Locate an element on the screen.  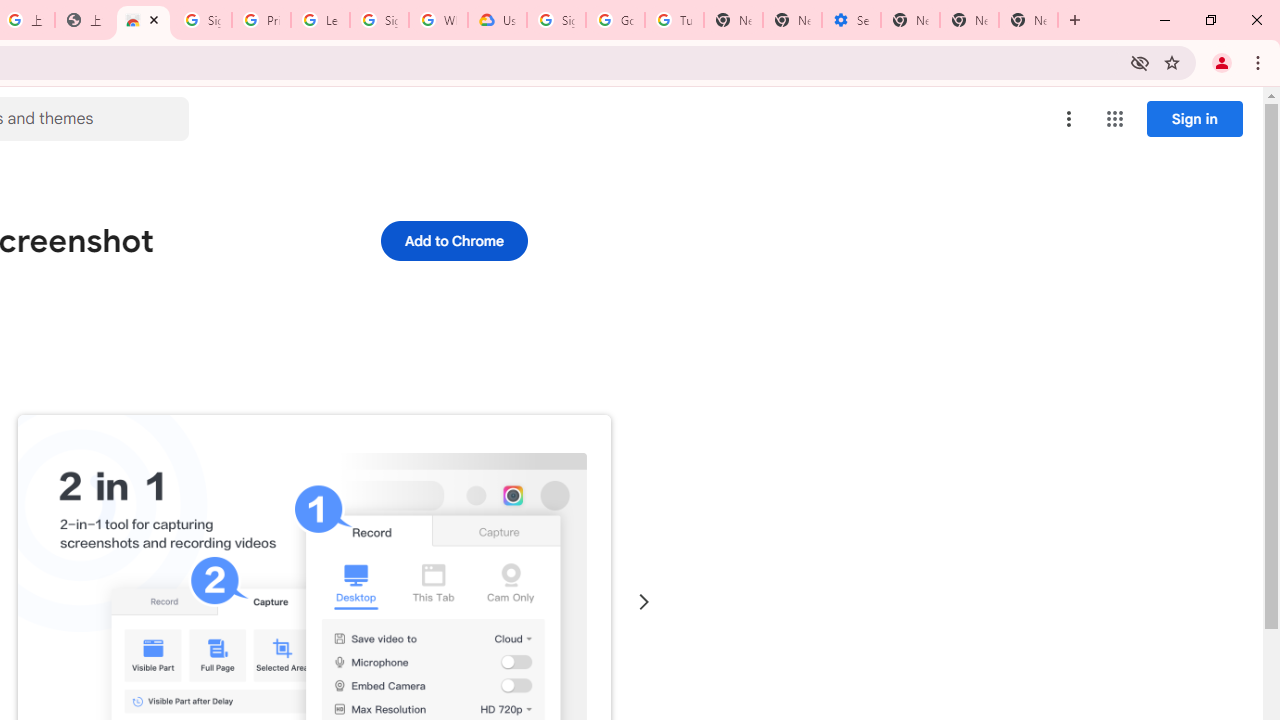
'Awesome Screen Recorder & Screenshot - Chrome Web Store' is located at coordinates (142, 20).